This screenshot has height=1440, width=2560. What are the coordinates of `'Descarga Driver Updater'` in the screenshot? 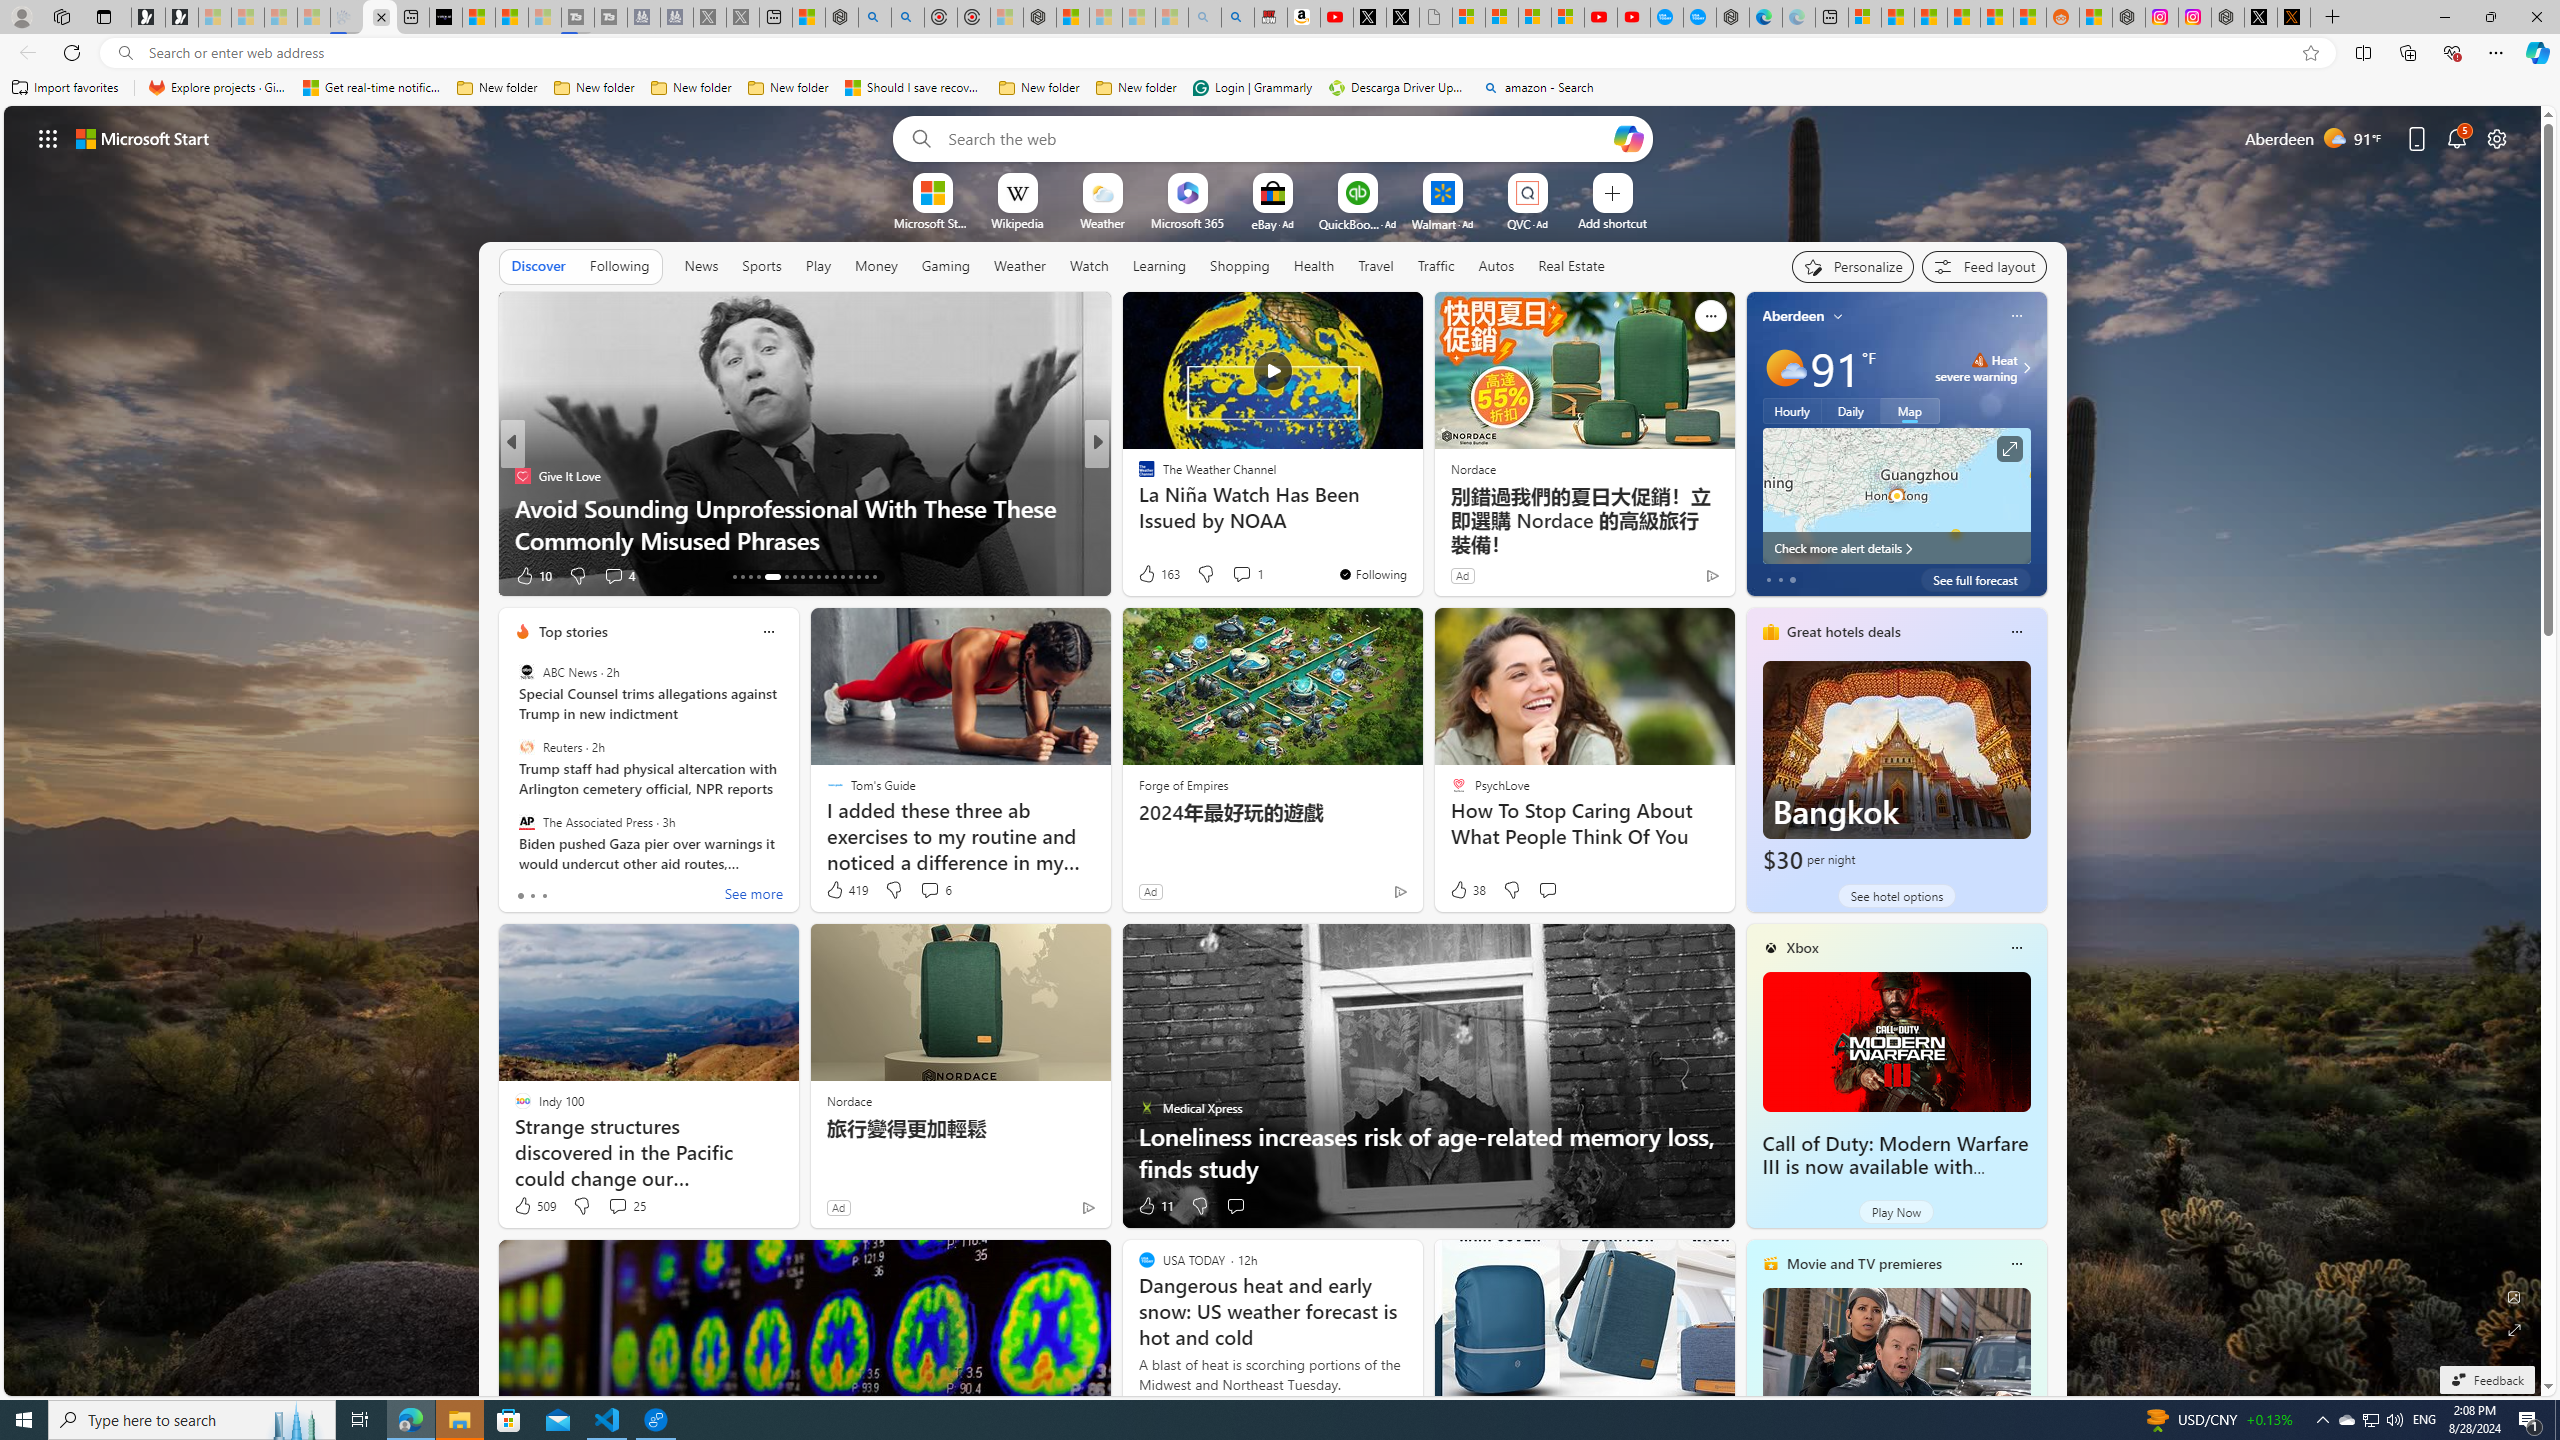 It's located at (1397, 87).